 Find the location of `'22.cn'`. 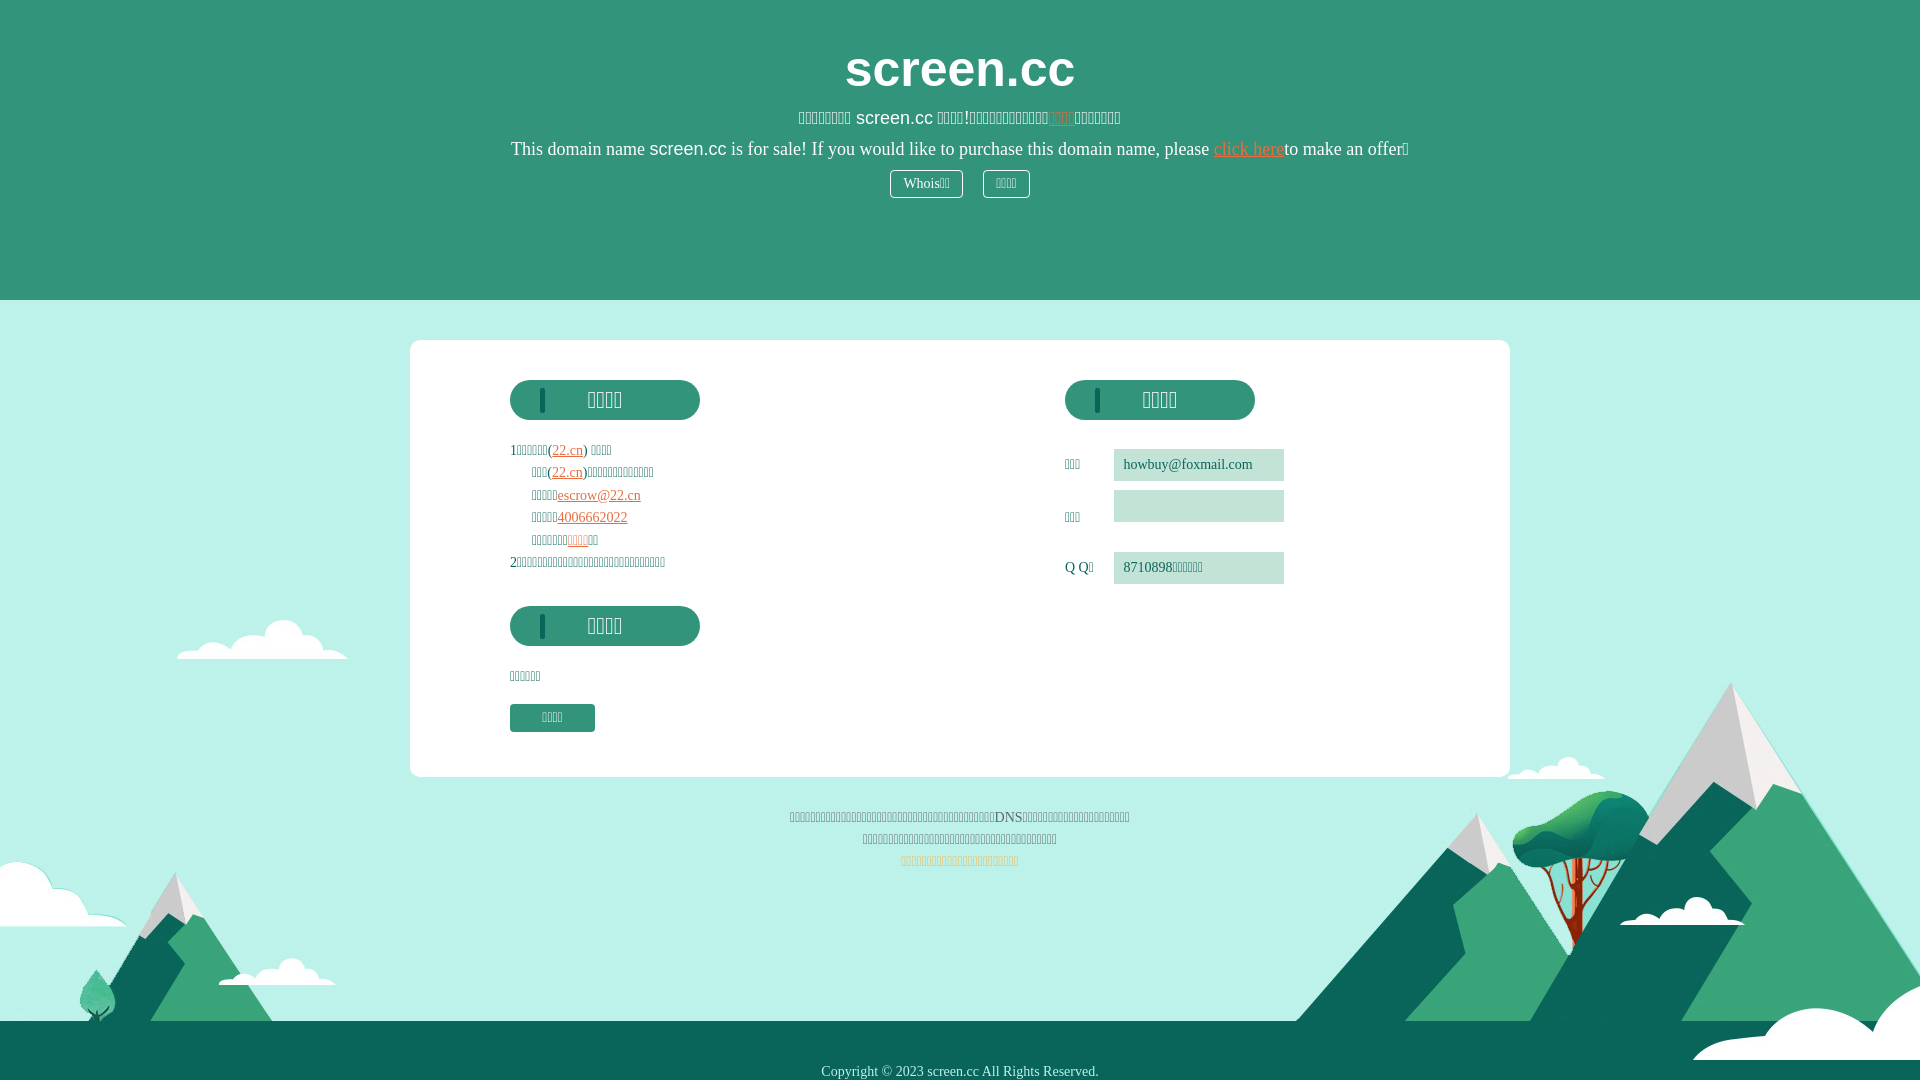

'22.cn' is located at coordinates (566, 472).